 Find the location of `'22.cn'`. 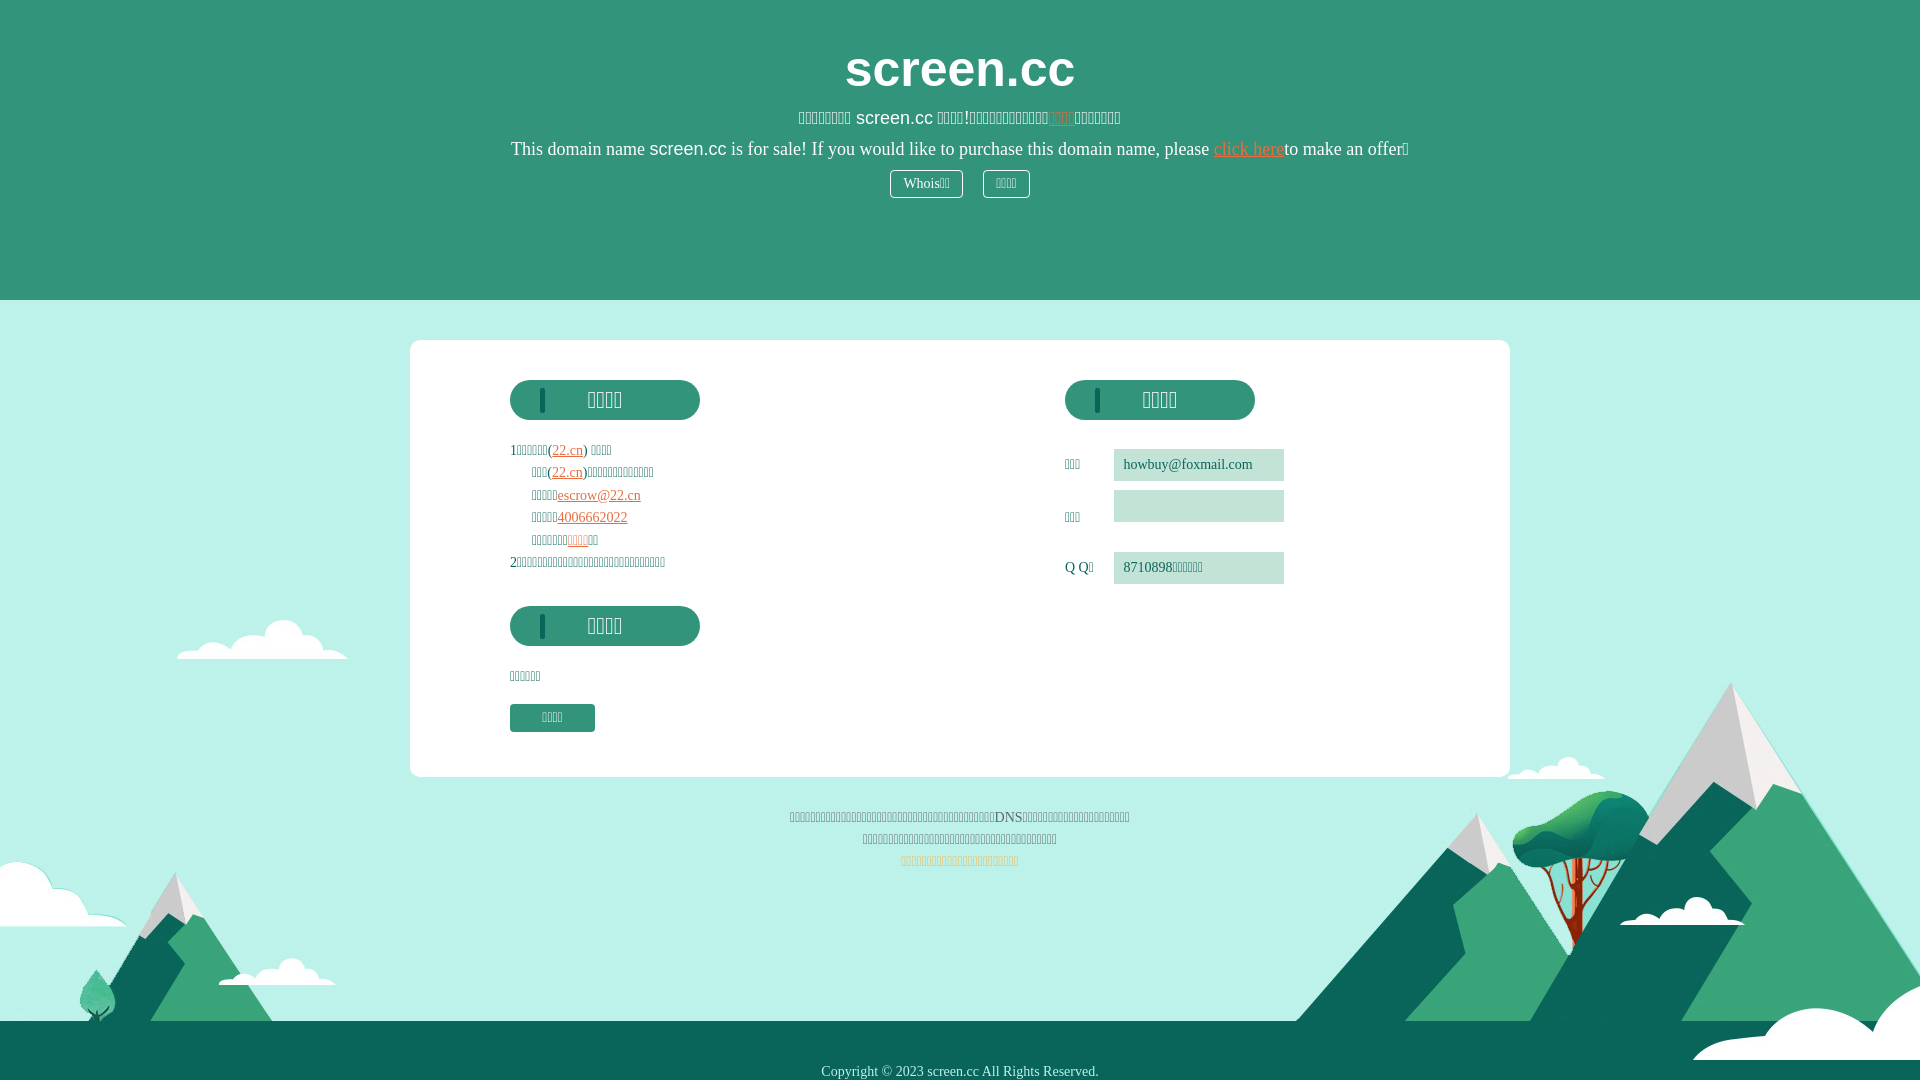

'22.cn' is located at coordinates (566, 472).